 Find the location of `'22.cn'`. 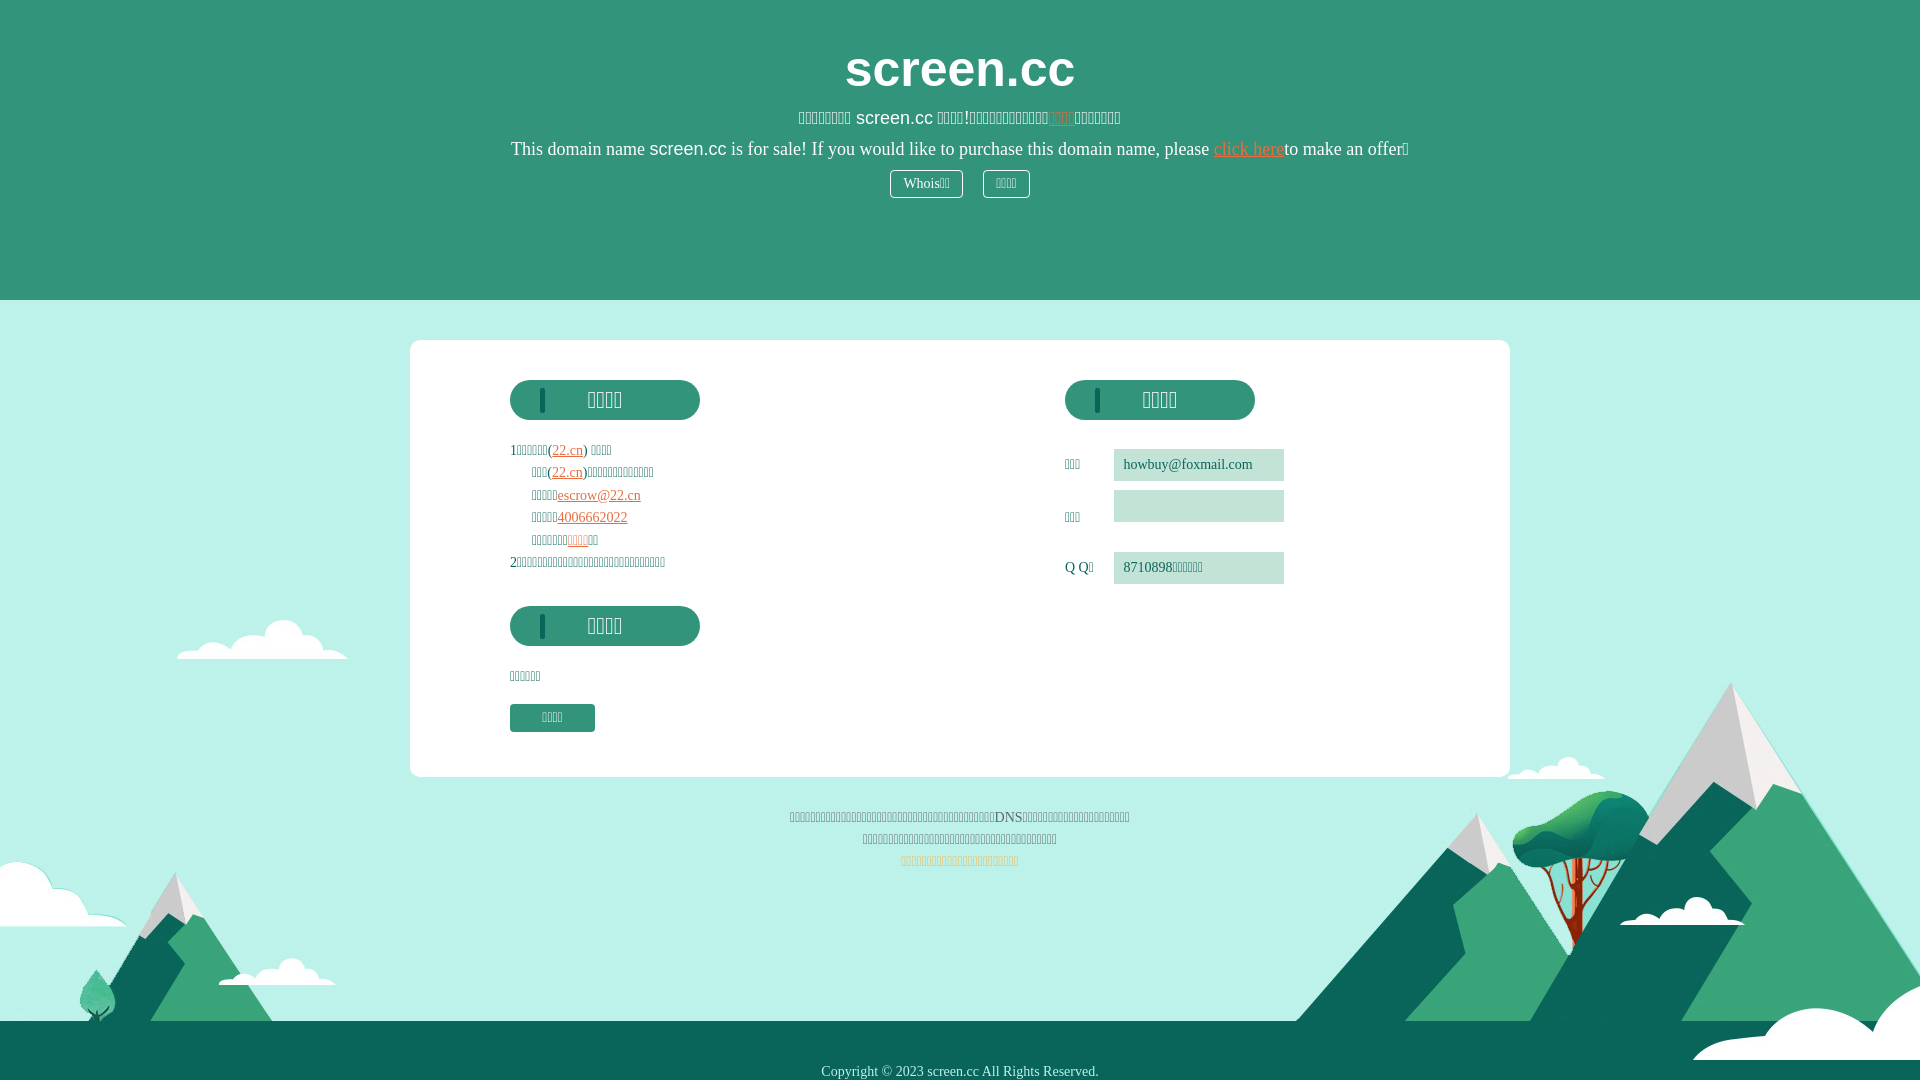

'22.cn' is located at coordinates (566, 472).